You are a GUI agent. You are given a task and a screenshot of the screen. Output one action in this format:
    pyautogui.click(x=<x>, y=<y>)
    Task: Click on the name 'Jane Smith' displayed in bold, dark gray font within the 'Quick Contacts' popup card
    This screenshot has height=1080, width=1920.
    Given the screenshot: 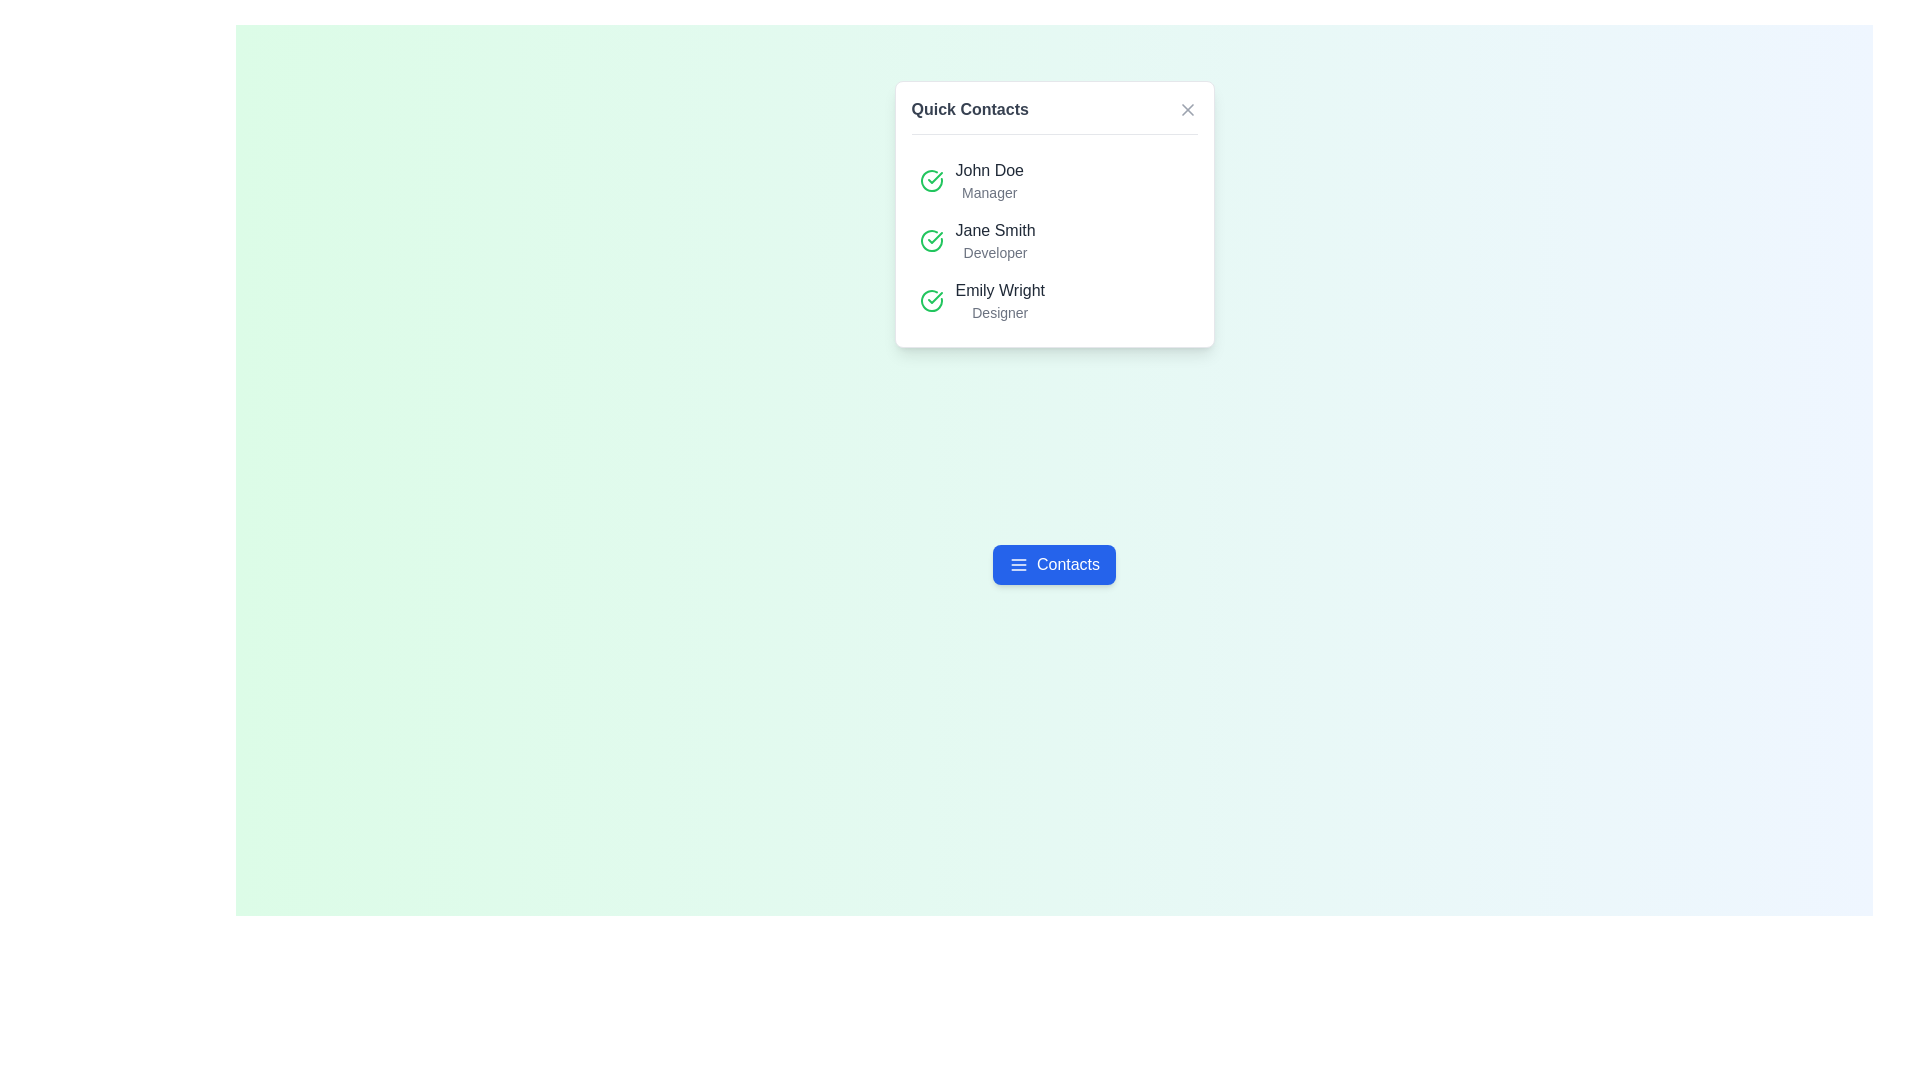 What is the action you would take?
    pyautogui.click(x=995, y=230)
    